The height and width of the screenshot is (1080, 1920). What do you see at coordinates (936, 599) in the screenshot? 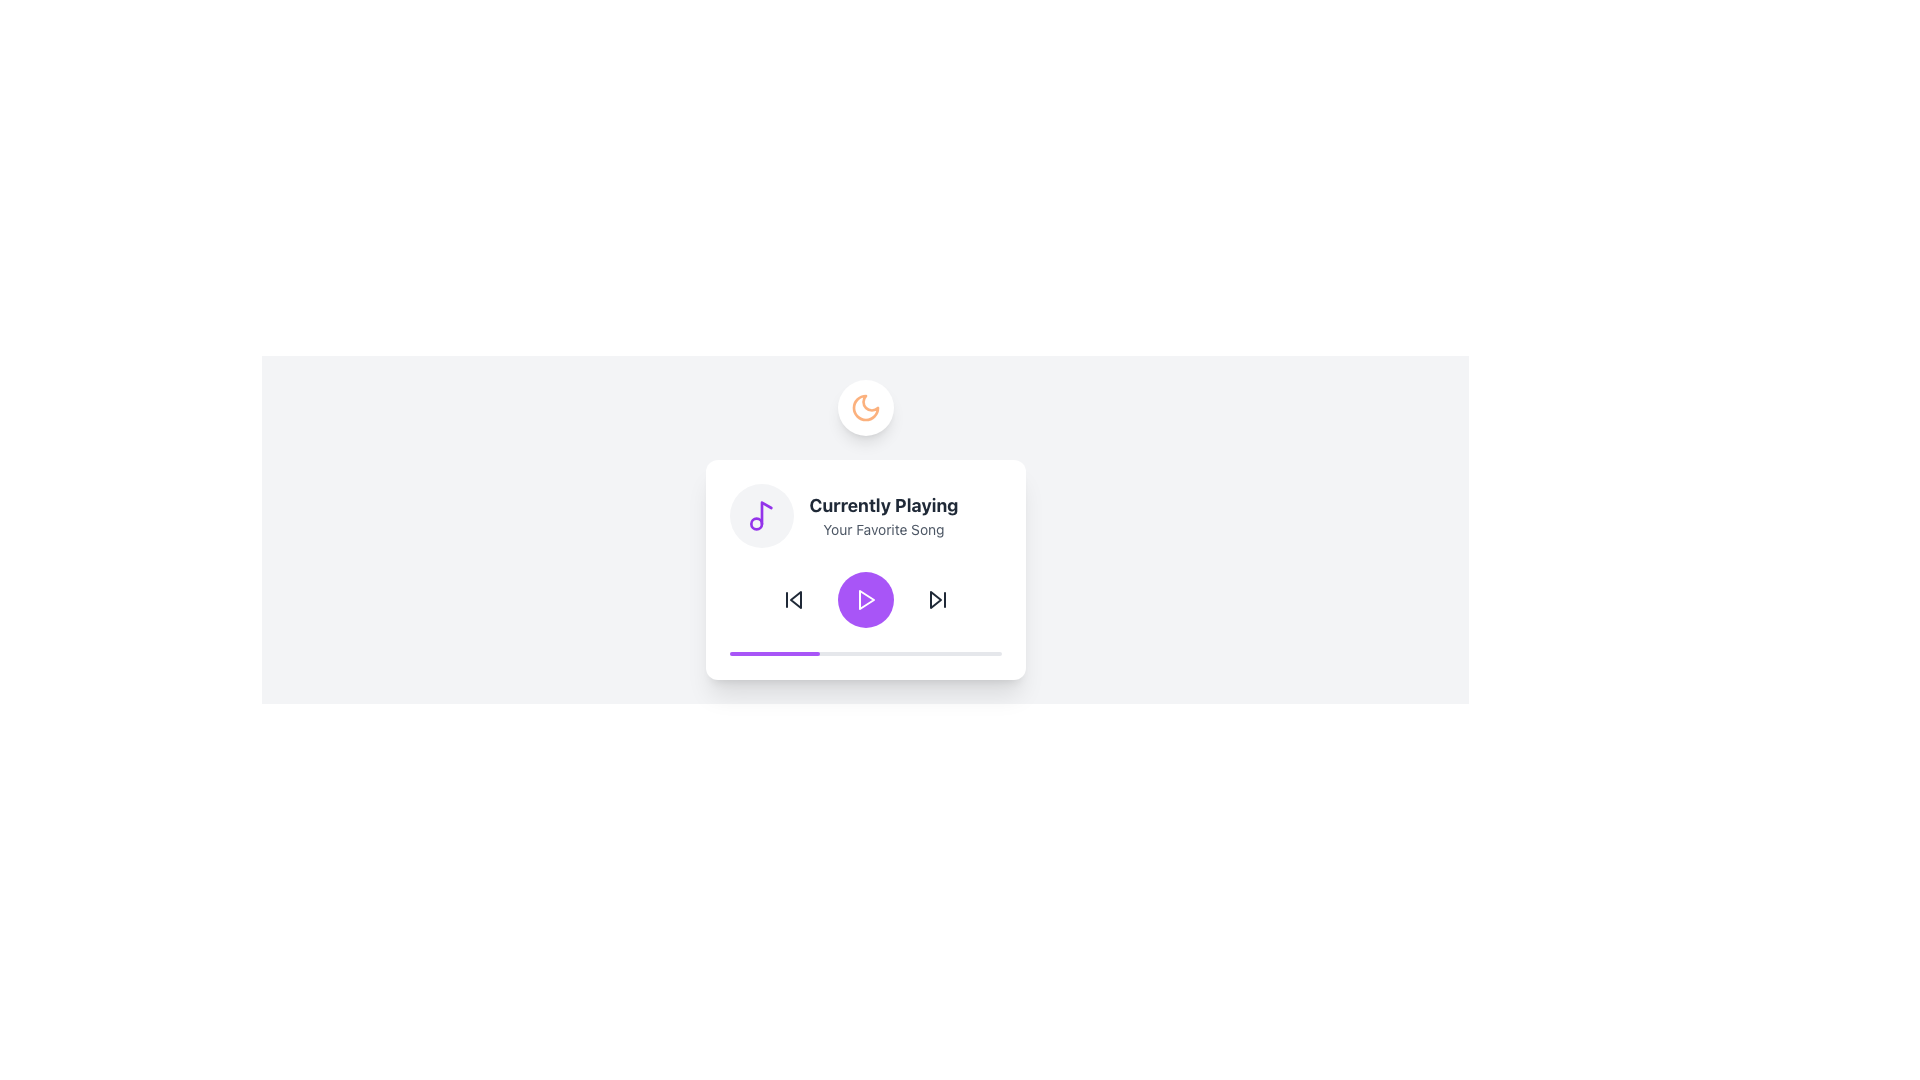
I see `the circular button with a black arrow pointing to the right, which has a white background and changes to light gray on hover, located at the bottom central portion of the interface` at bounding box center [936, 599].